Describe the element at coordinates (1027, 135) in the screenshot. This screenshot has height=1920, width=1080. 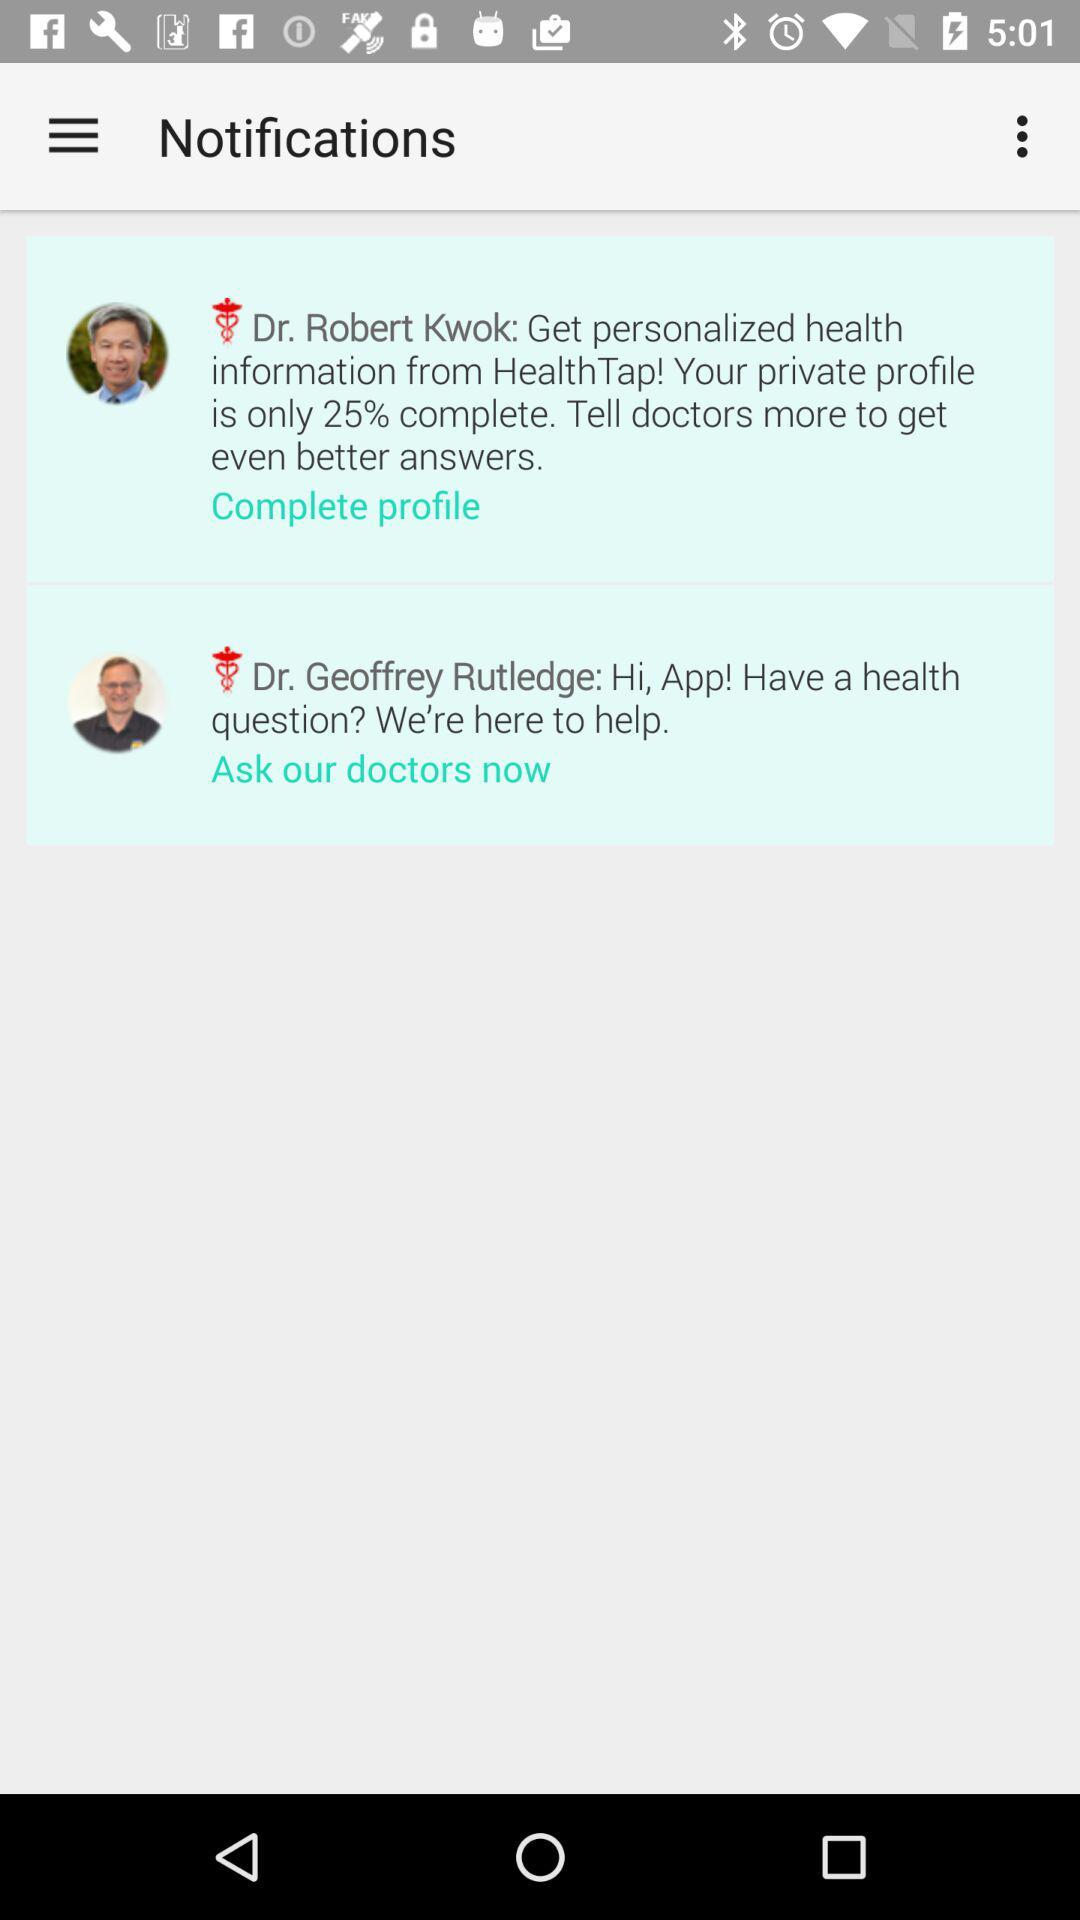
I see `the item next to notifications app` at that location.